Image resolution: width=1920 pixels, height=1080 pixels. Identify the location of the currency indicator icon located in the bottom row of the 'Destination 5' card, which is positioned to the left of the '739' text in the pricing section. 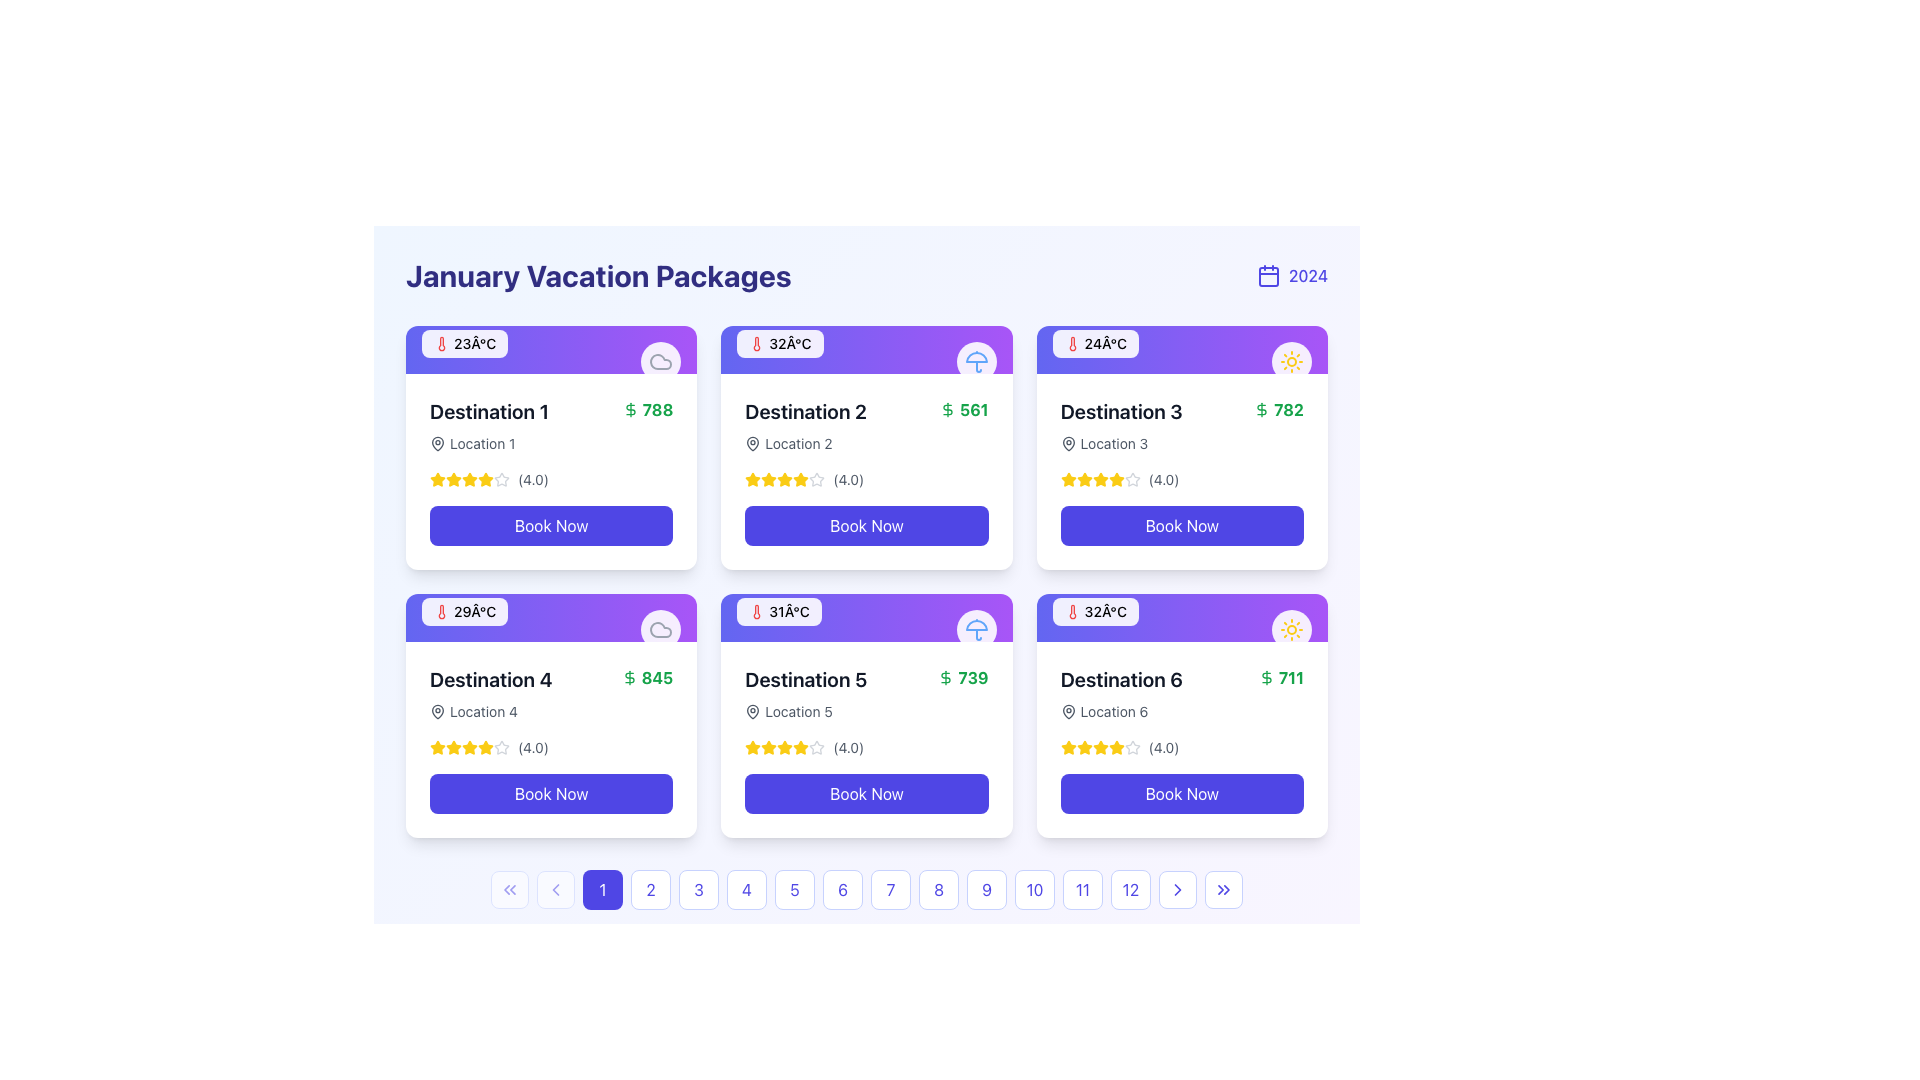
(945, 677).